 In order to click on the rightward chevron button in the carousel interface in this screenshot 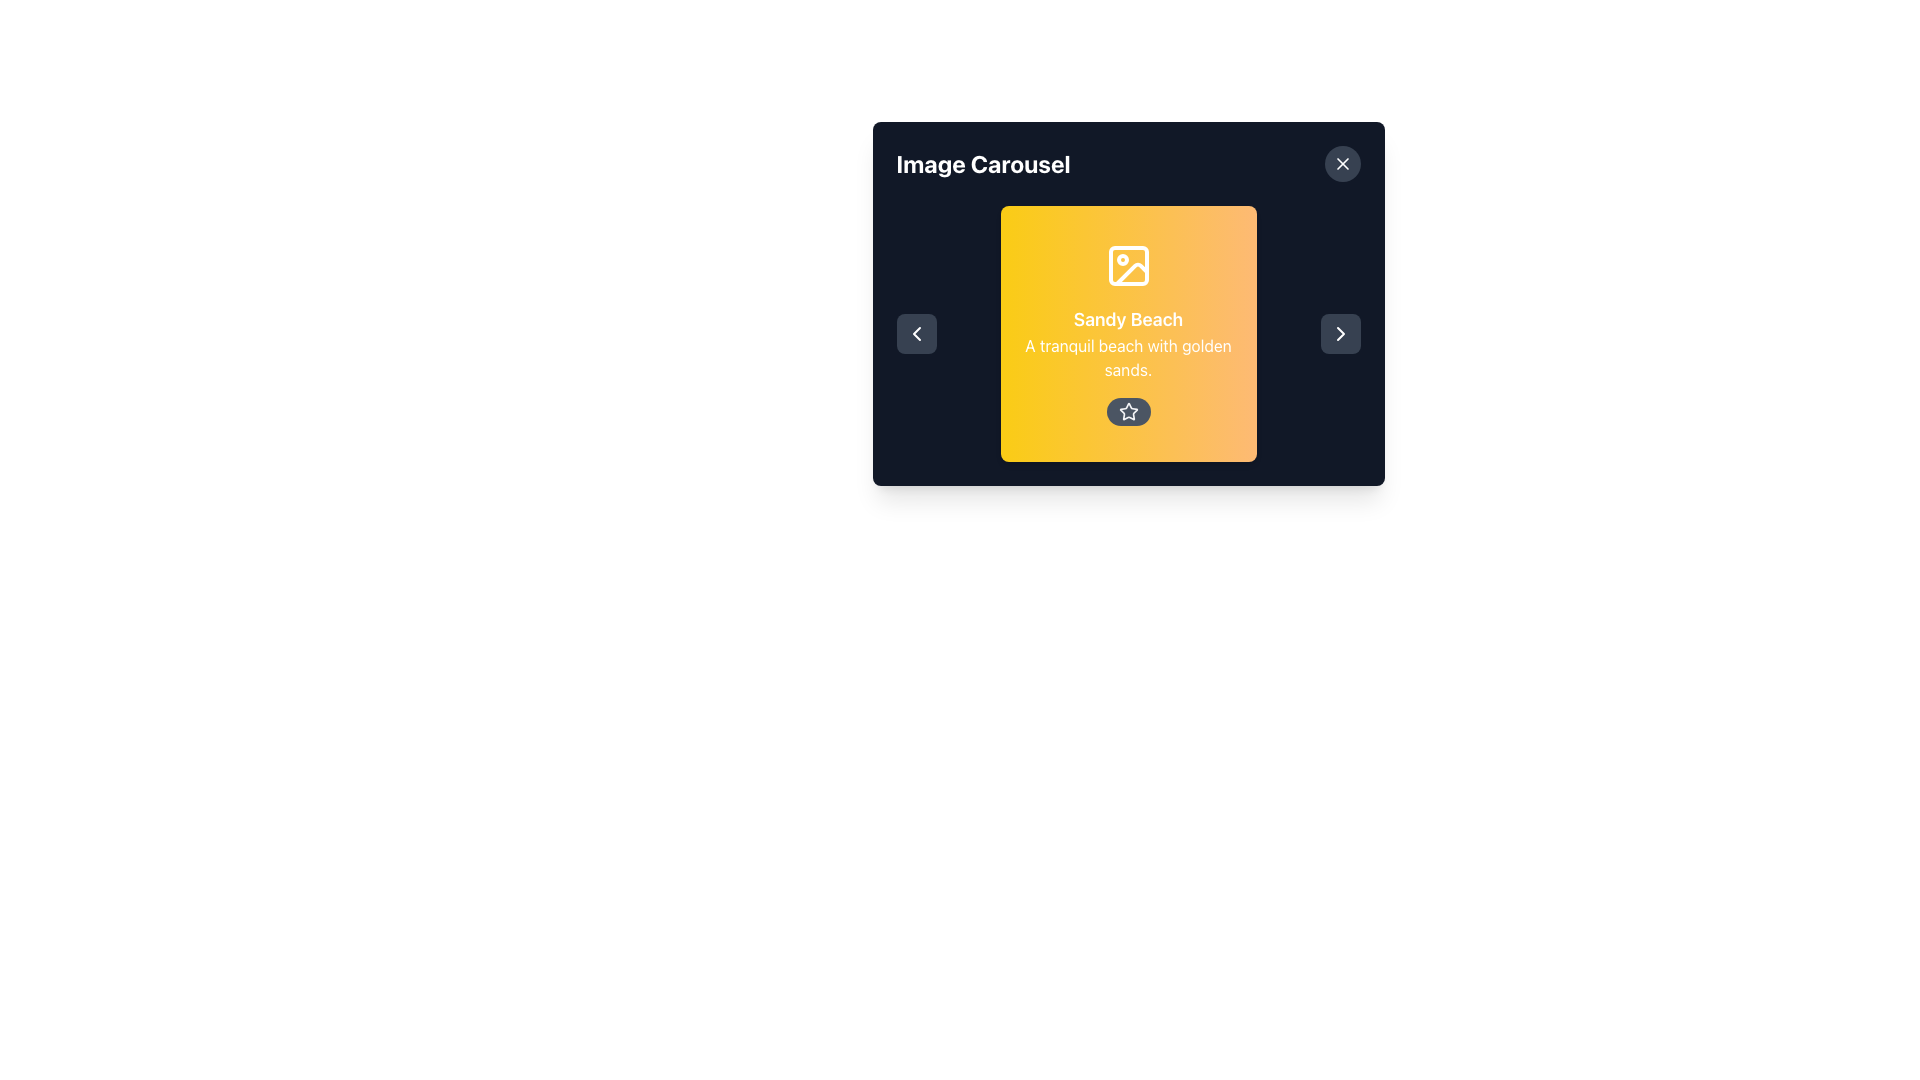, I will do `click(1340, 333)`.